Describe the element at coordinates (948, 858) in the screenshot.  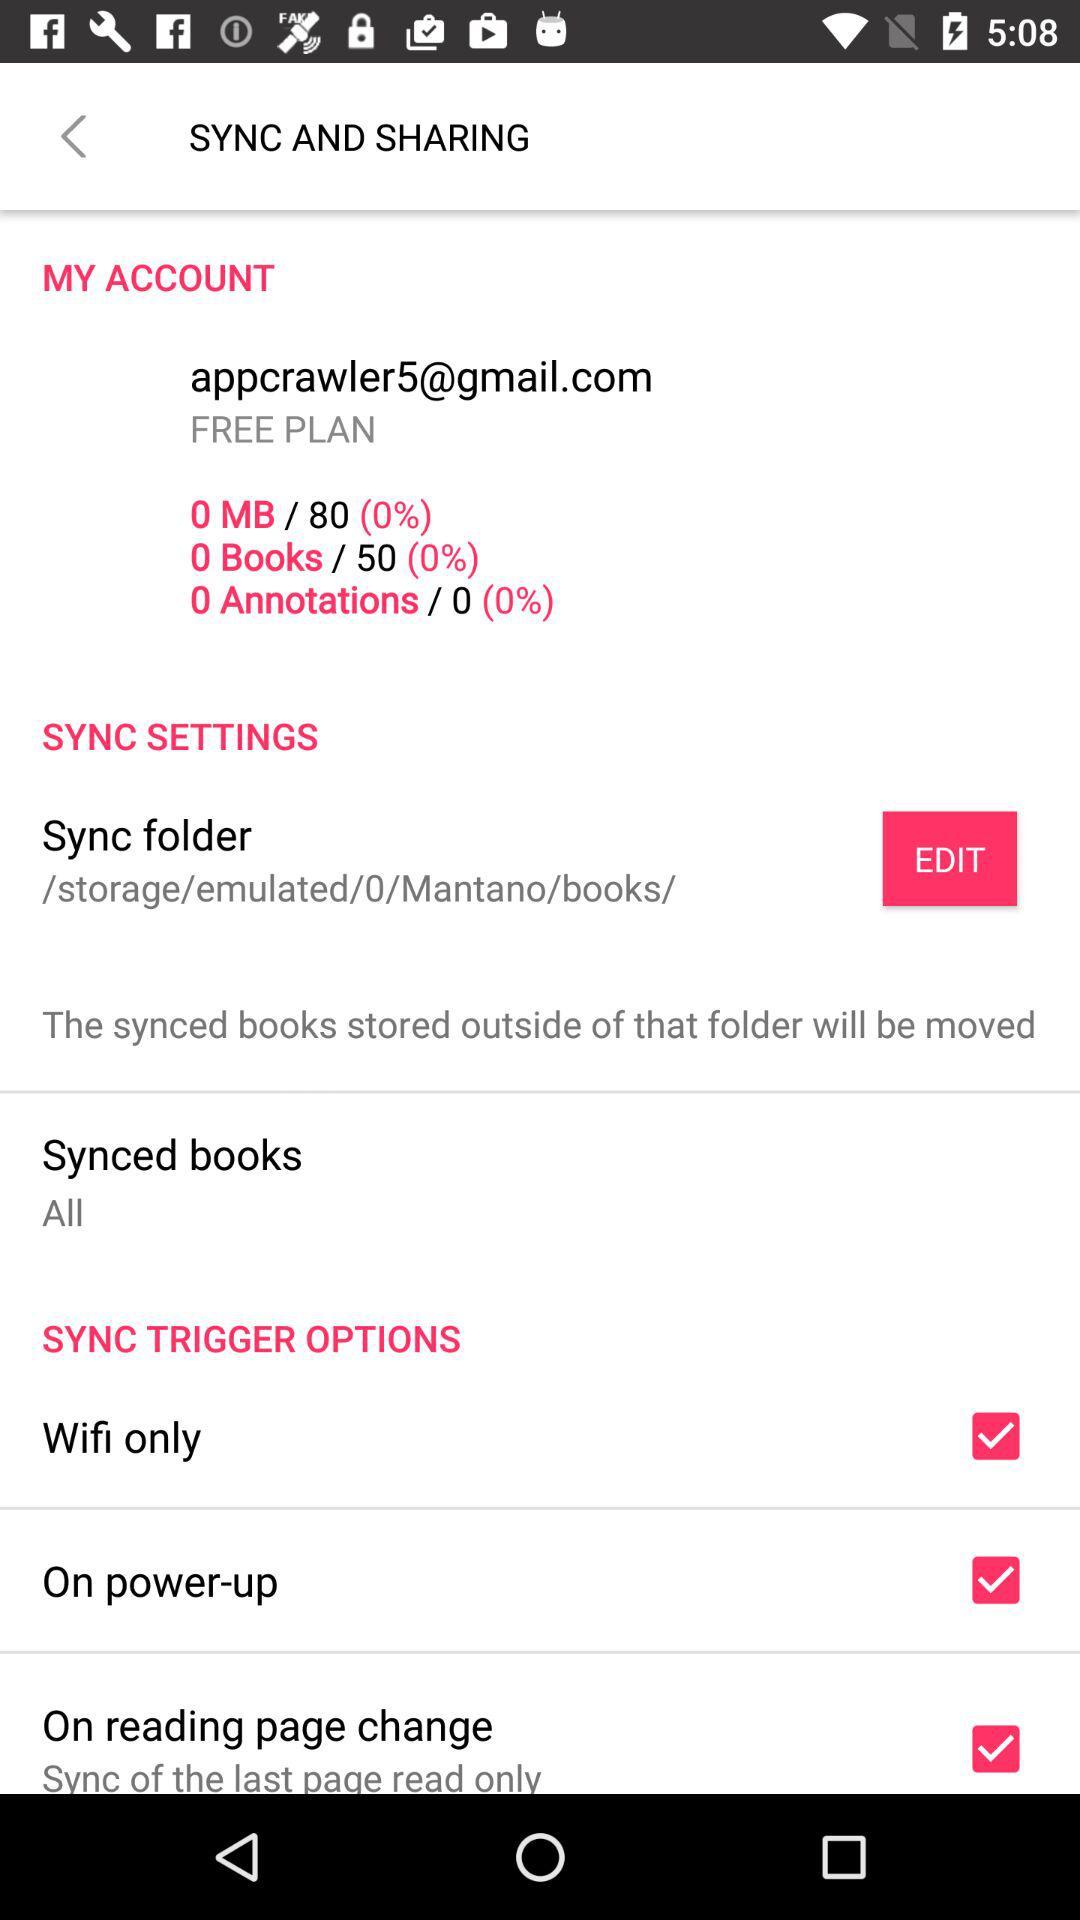
I see `the edit` at that location.